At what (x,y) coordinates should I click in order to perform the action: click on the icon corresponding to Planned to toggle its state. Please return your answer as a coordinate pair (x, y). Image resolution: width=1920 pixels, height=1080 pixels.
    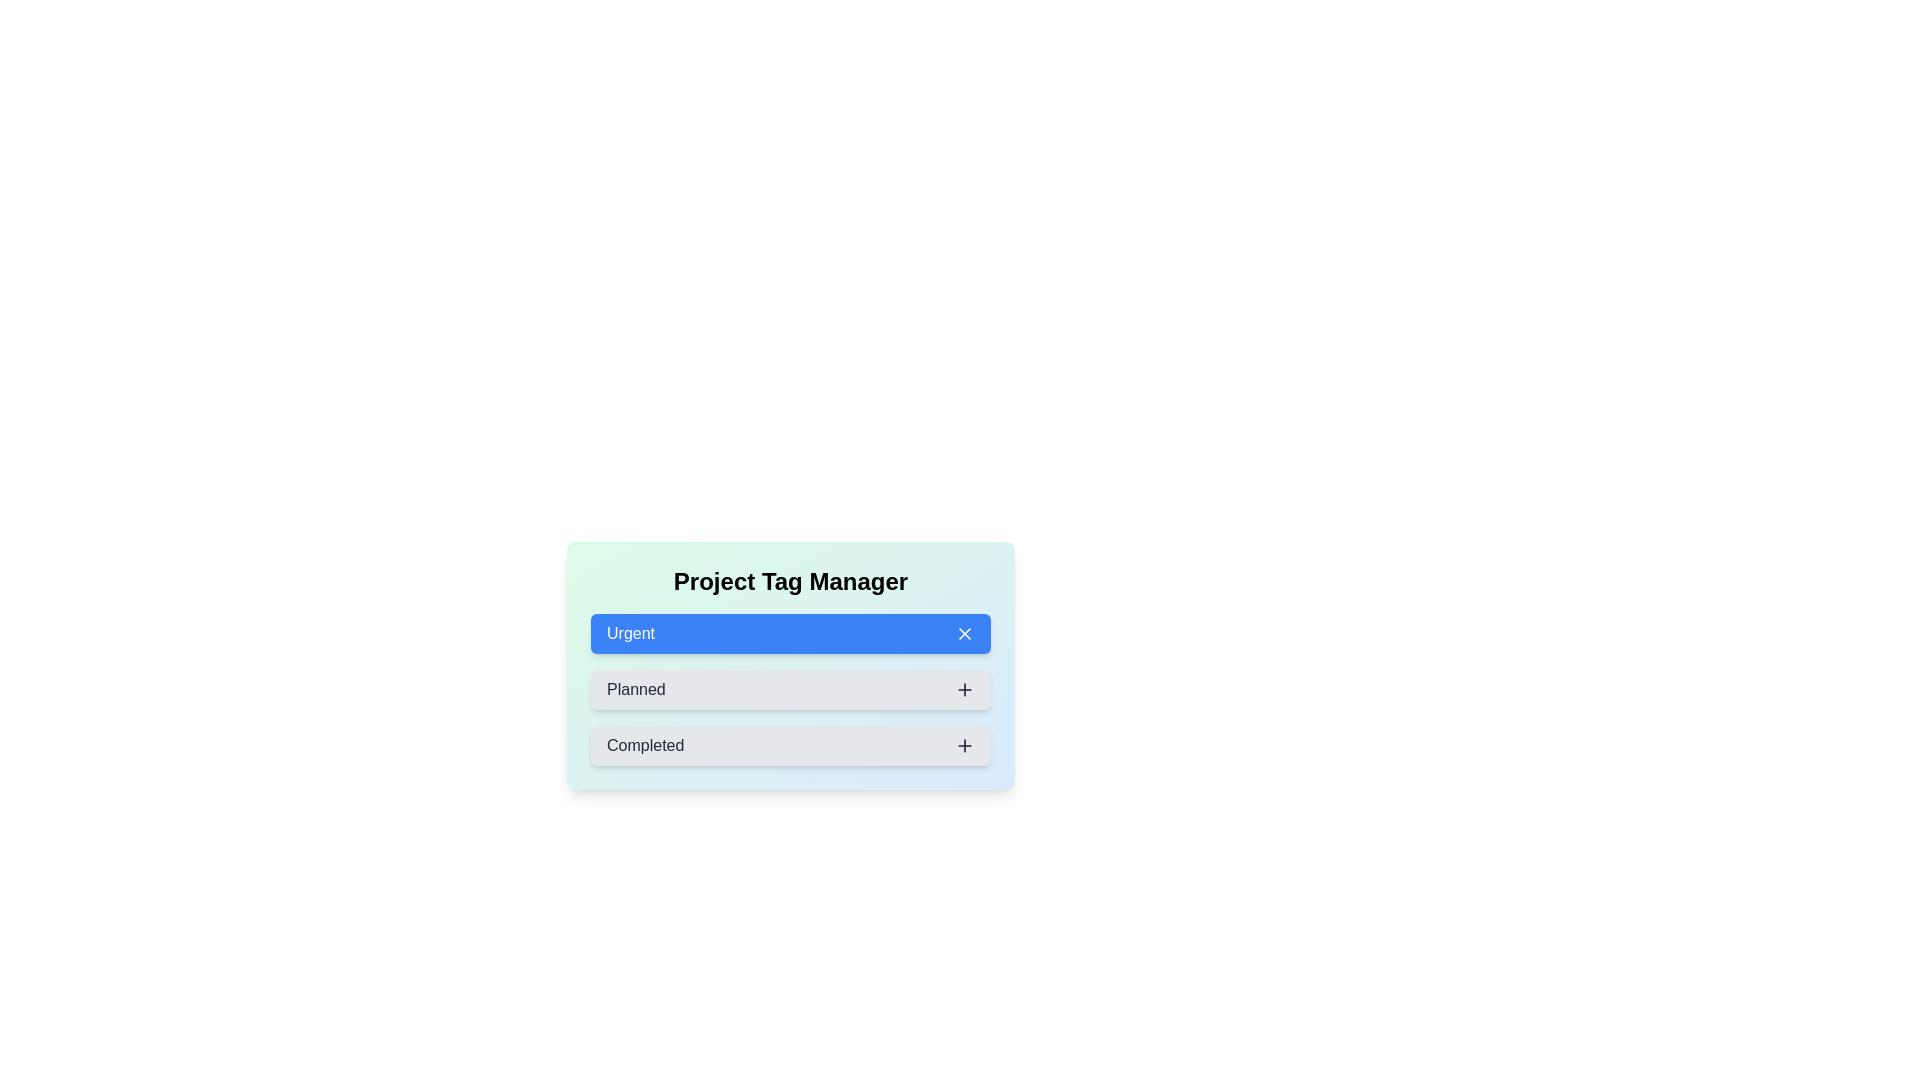
    Looking at the image, I should click on (964, 689).